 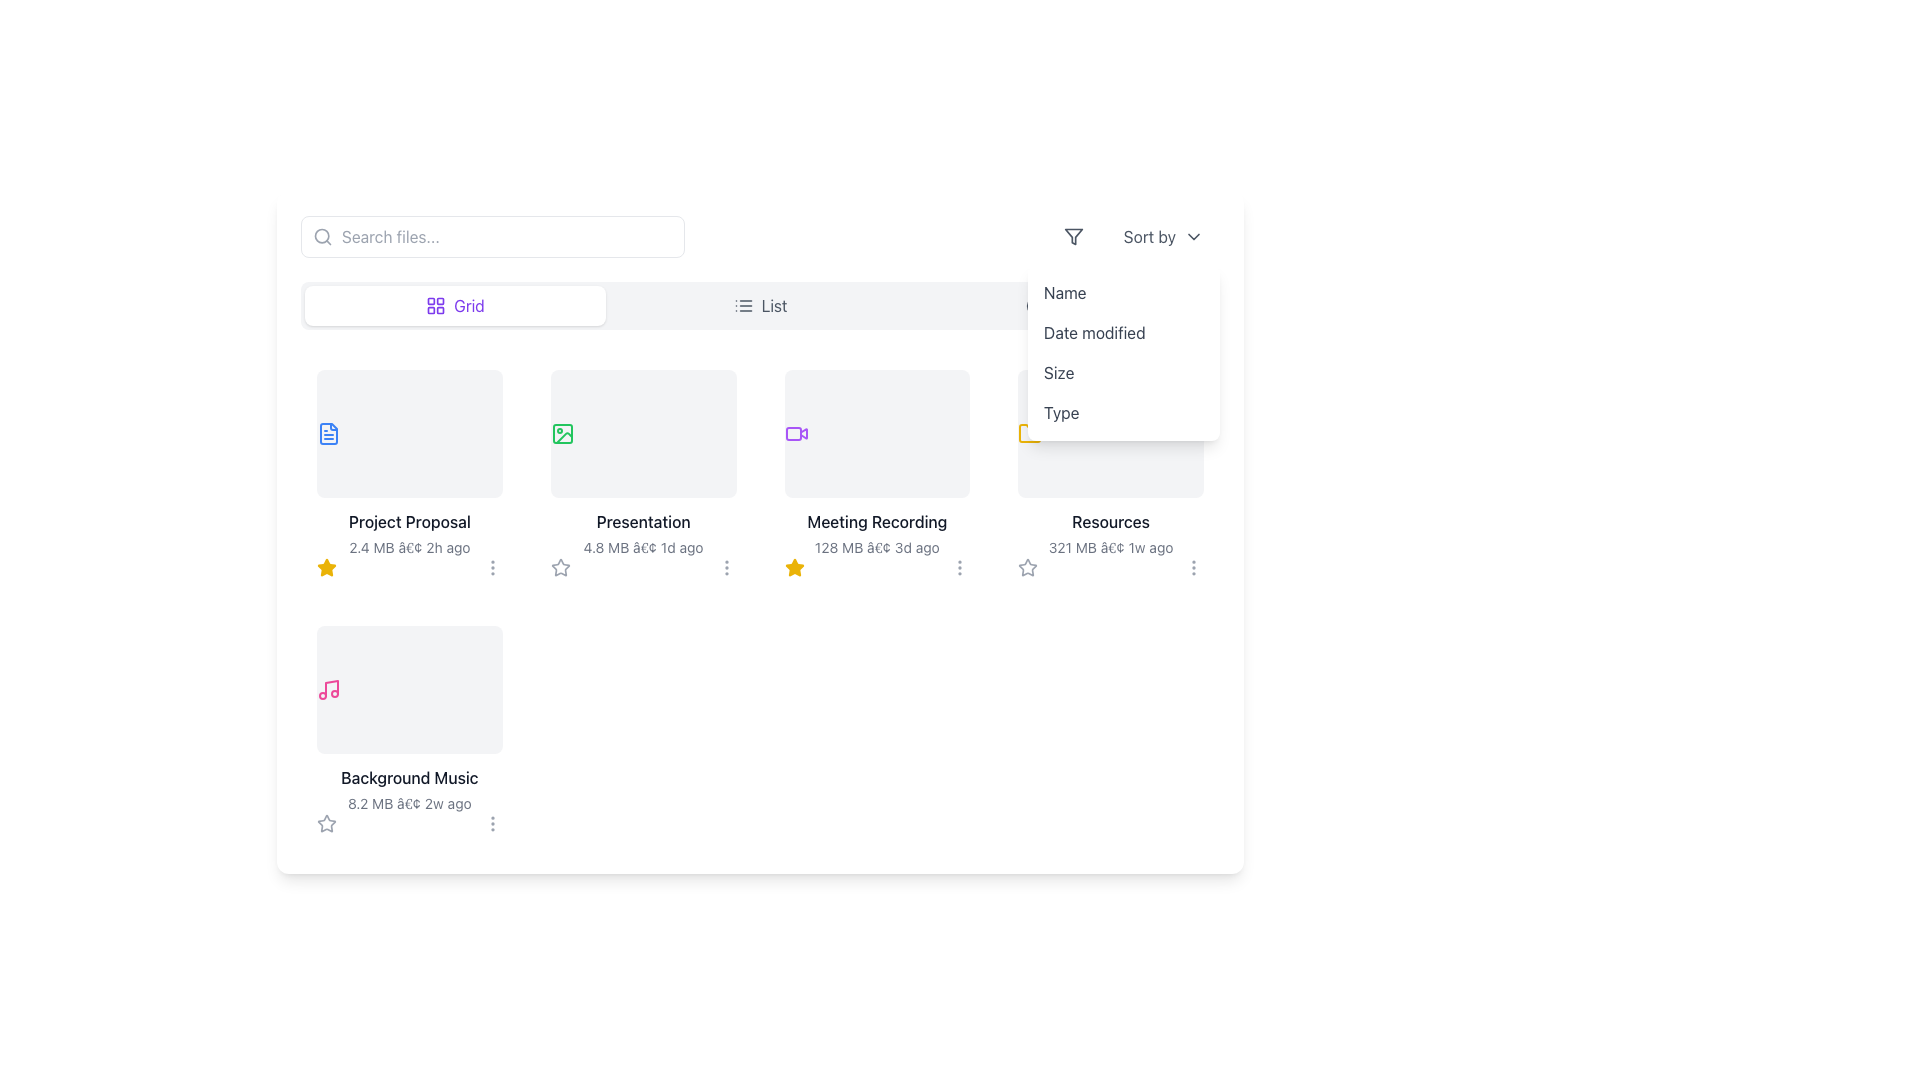 What do you see at coordinates (408, 789) in the screenshot?
I see `the label that provides the file's name and metadata, located in the fourth cell of a grid layout, directly below a musical theme icon` at bounding box center [408, 789].